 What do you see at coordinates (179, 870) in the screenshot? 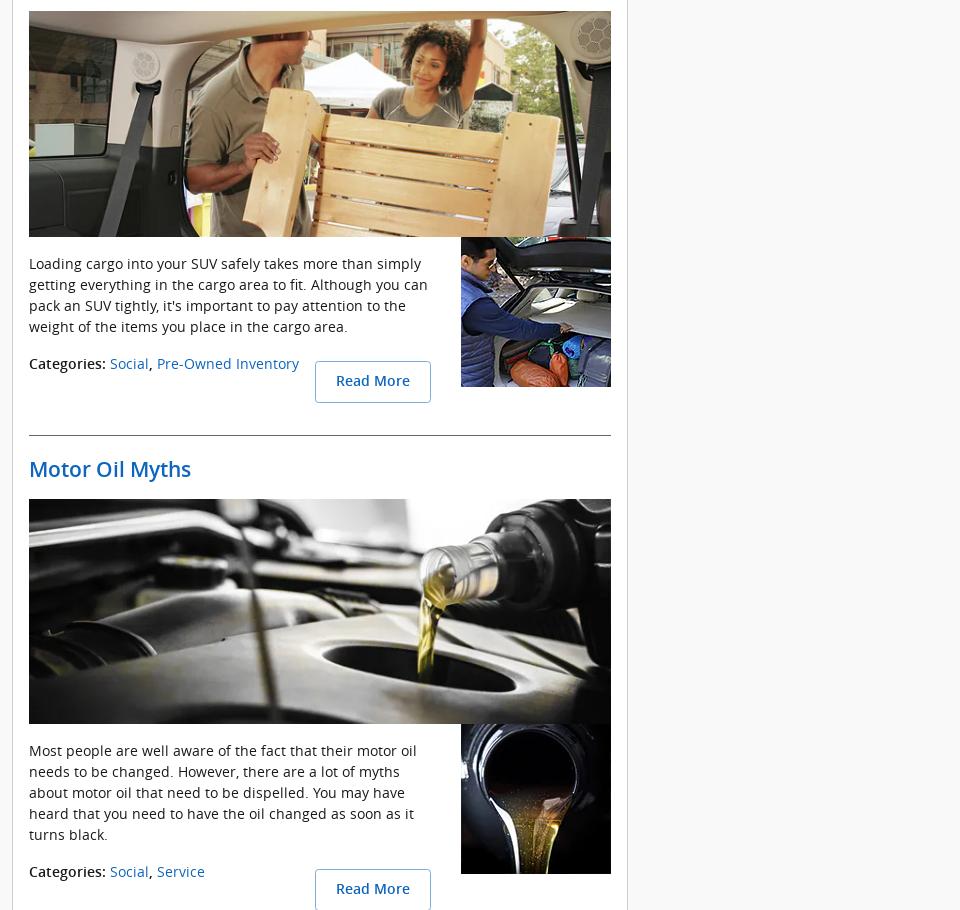
I see `'Service'` at bounding box center [179, 870].